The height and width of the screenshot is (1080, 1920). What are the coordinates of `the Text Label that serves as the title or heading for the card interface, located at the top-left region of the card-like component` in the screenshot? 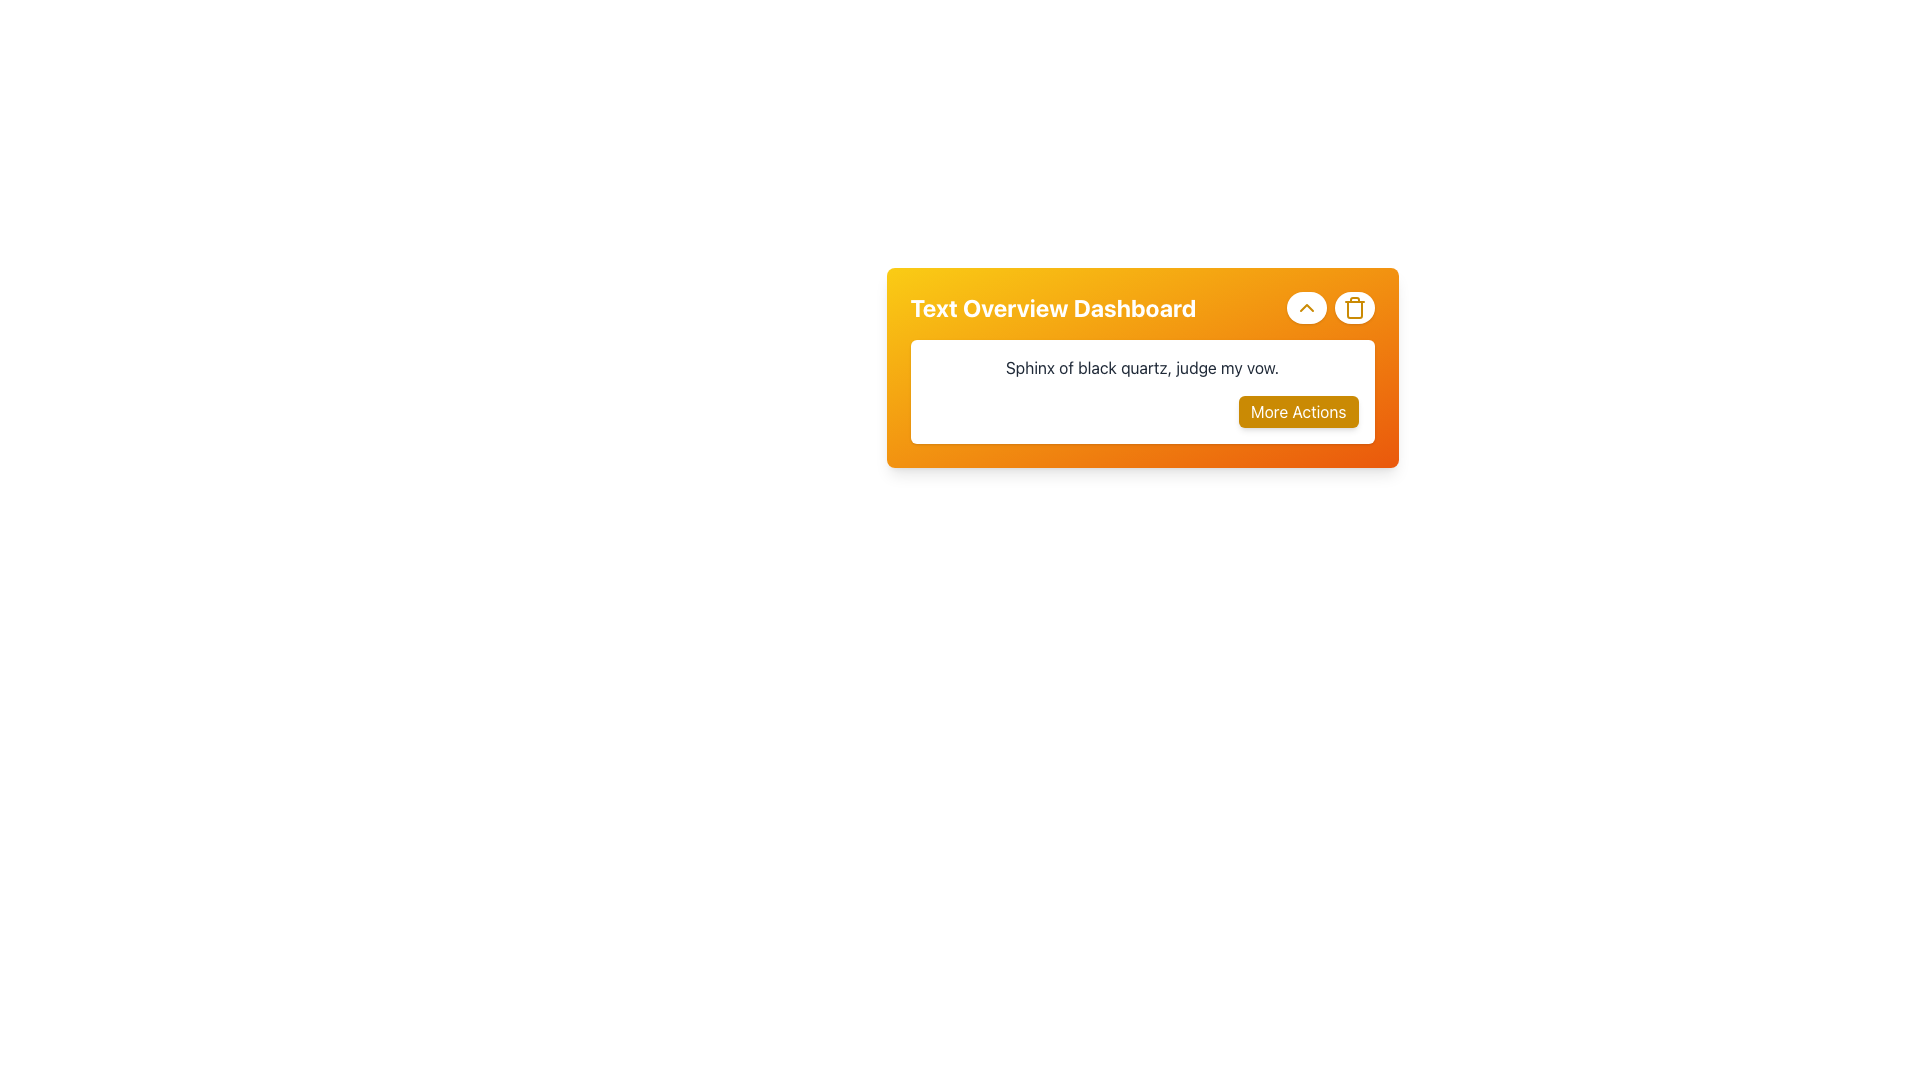 It's located at (1052, 308).